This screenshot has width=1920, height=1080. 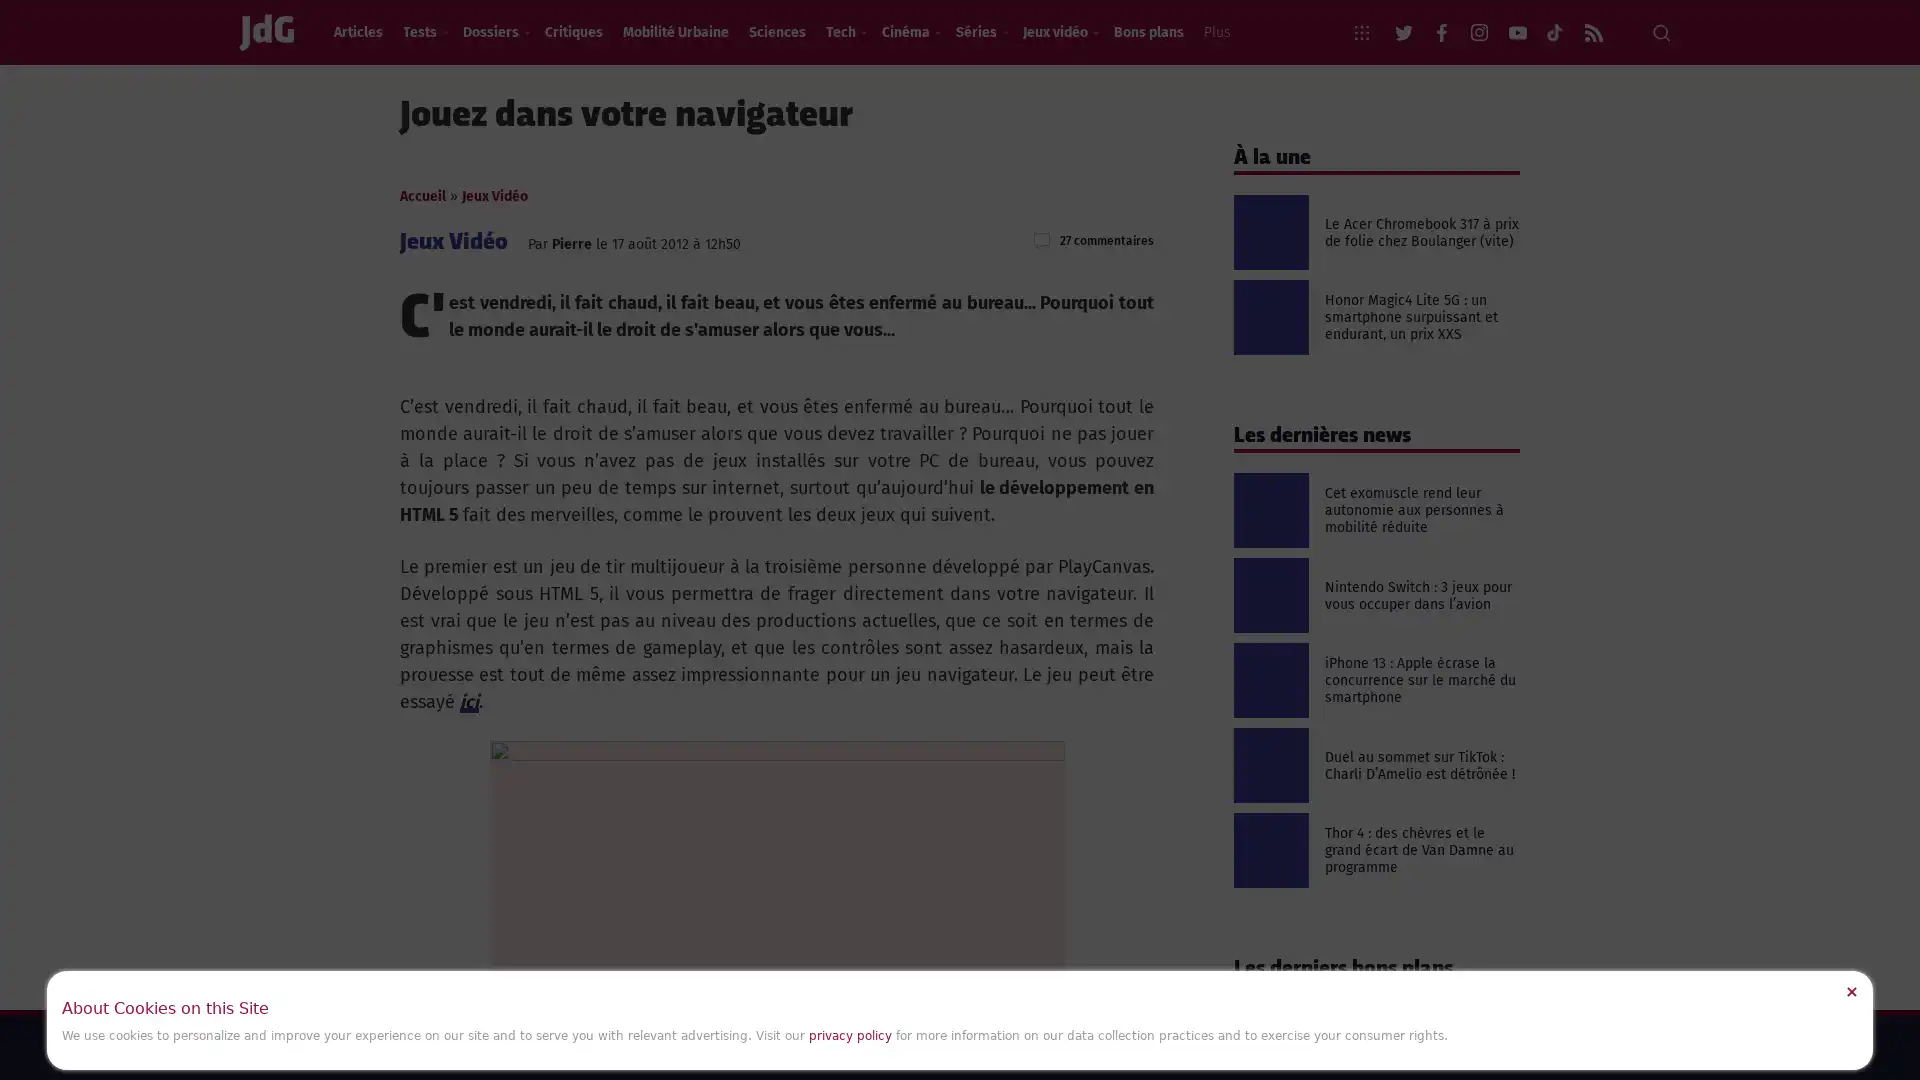 What do you see at coordinates (1402, 31) in the screenshot?
I see `twitter` at bounding box center [1402, 31].